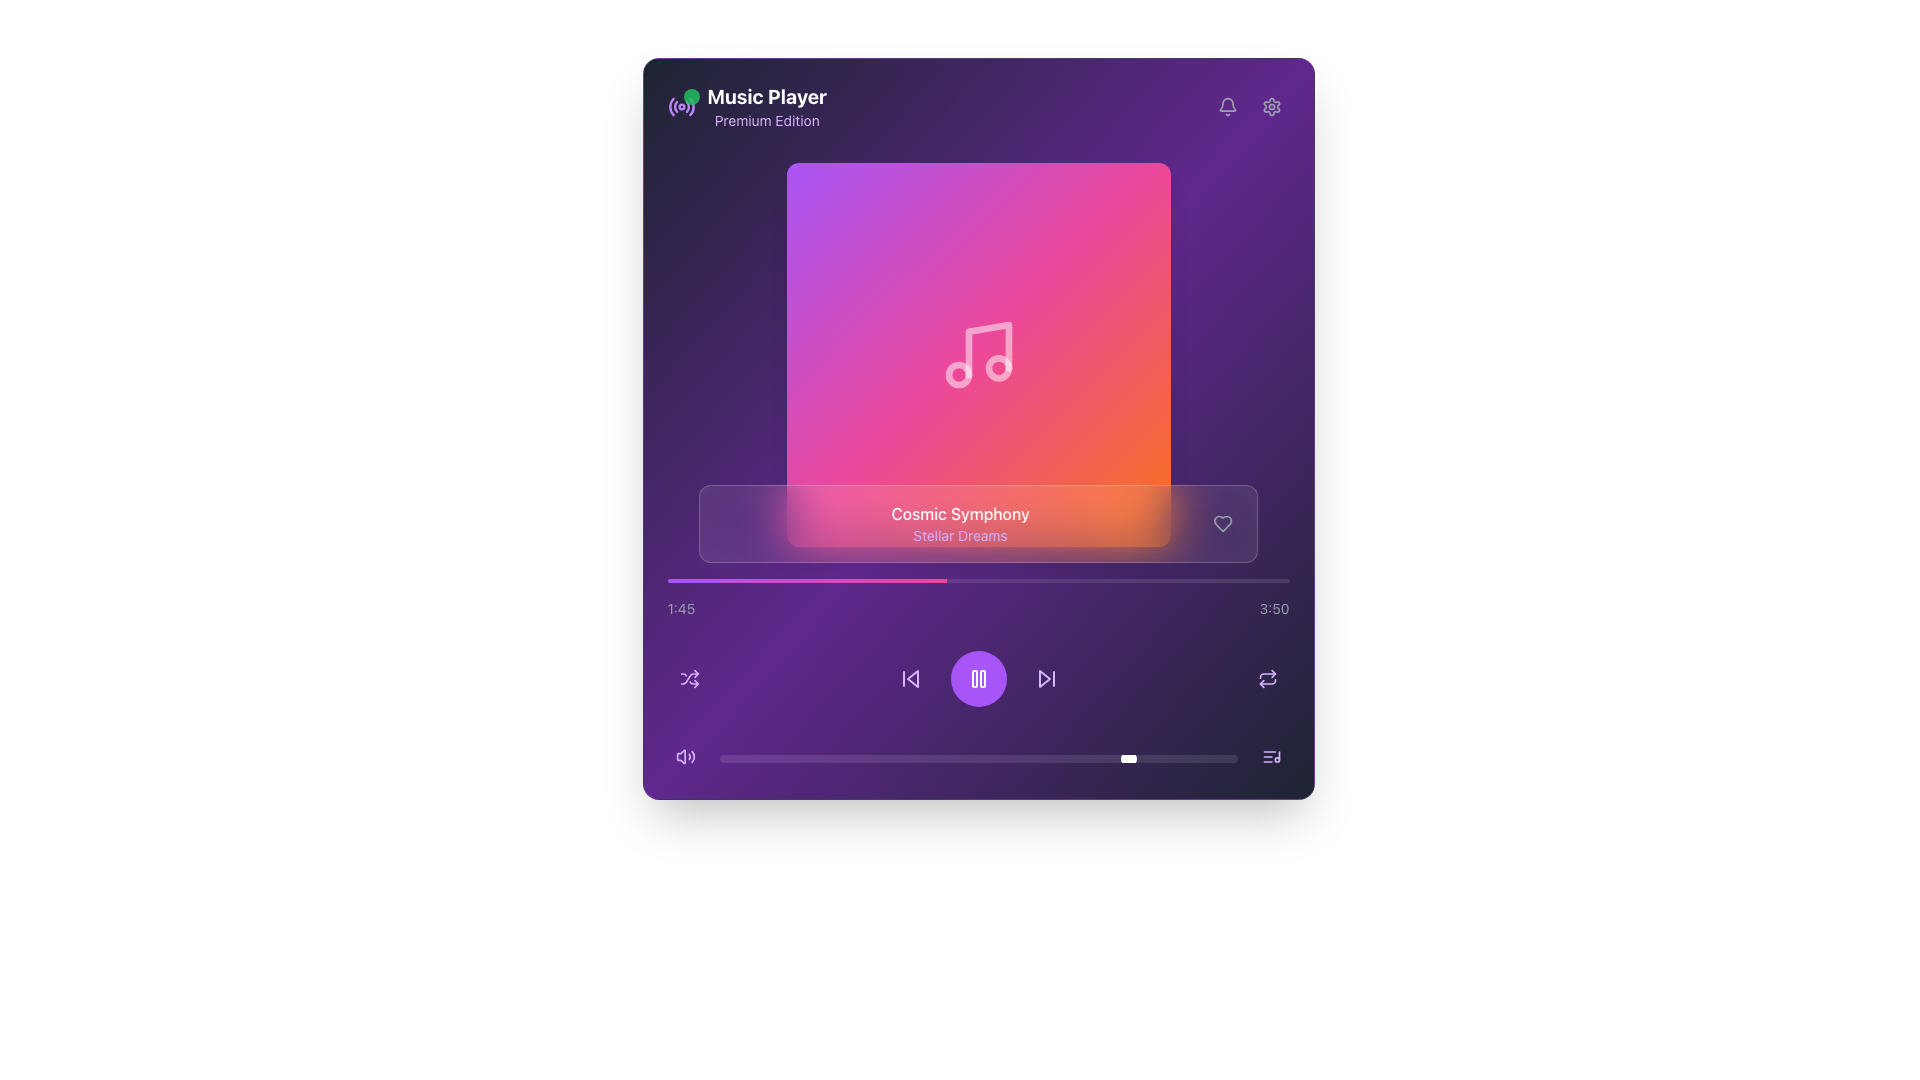  What do you see at coordinates (859, 759) in the screenshot?
I see `volume` at bounding box center [859, 759].